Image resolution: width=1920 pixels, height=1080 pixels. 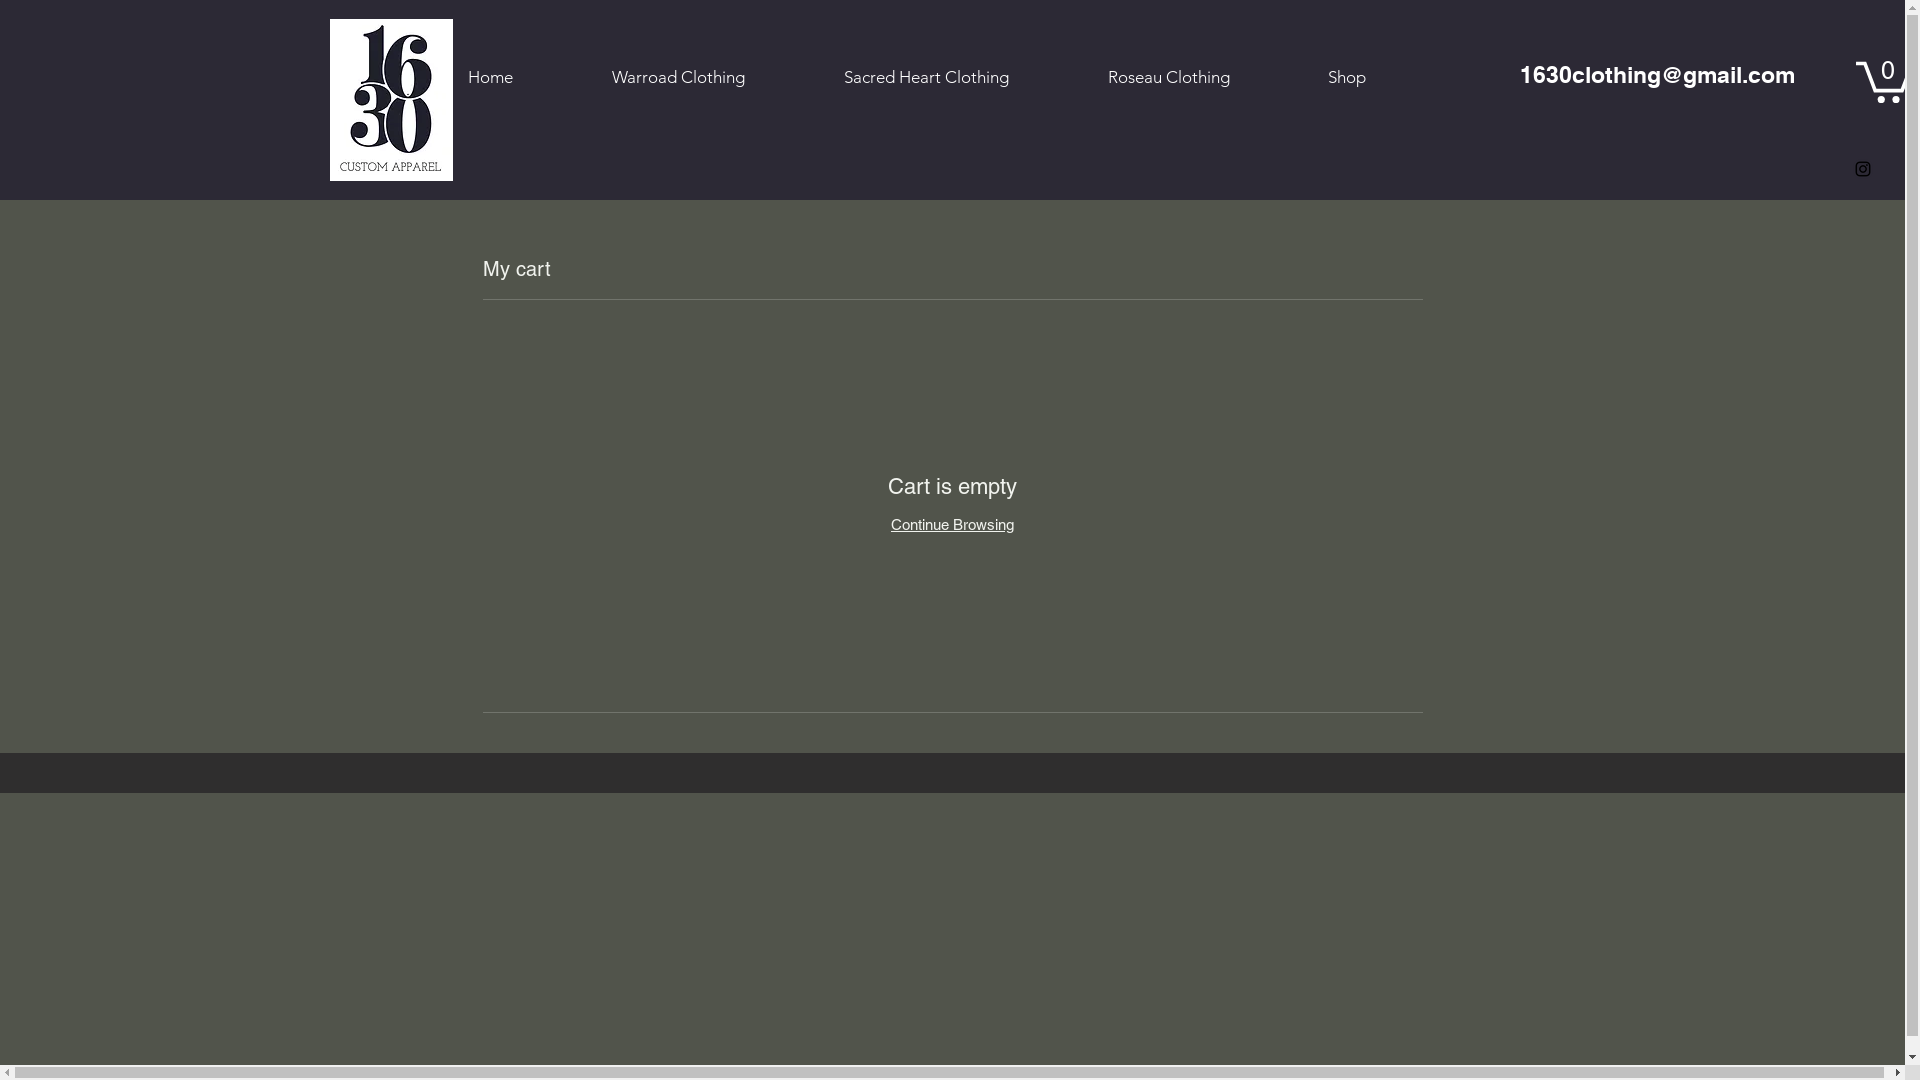 I want to click on '1630clothing@gmail.com', so click(x=1657, y=73).